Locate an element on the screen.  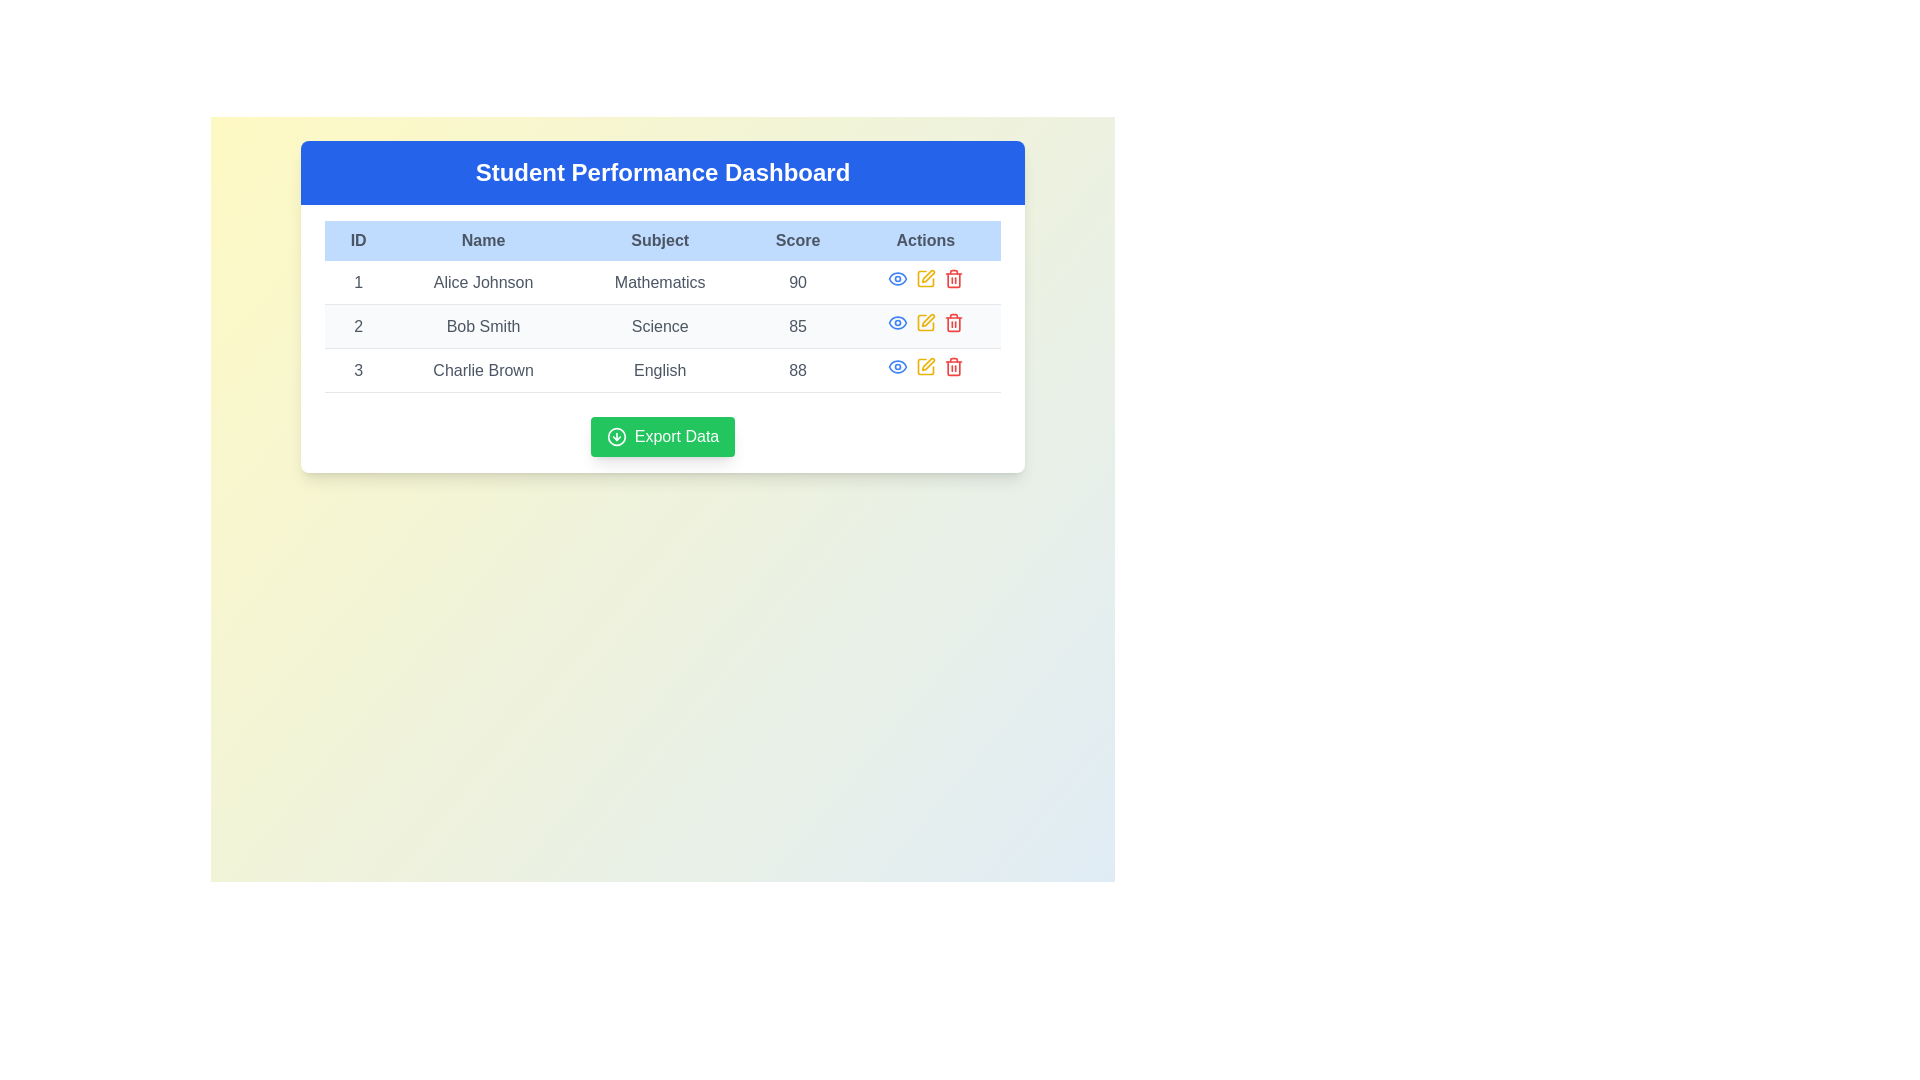
the pen icon representing the edit action for the 'Science' subject in the second row of the data table under the 'Actions' column is located at coordinates (927, 364).